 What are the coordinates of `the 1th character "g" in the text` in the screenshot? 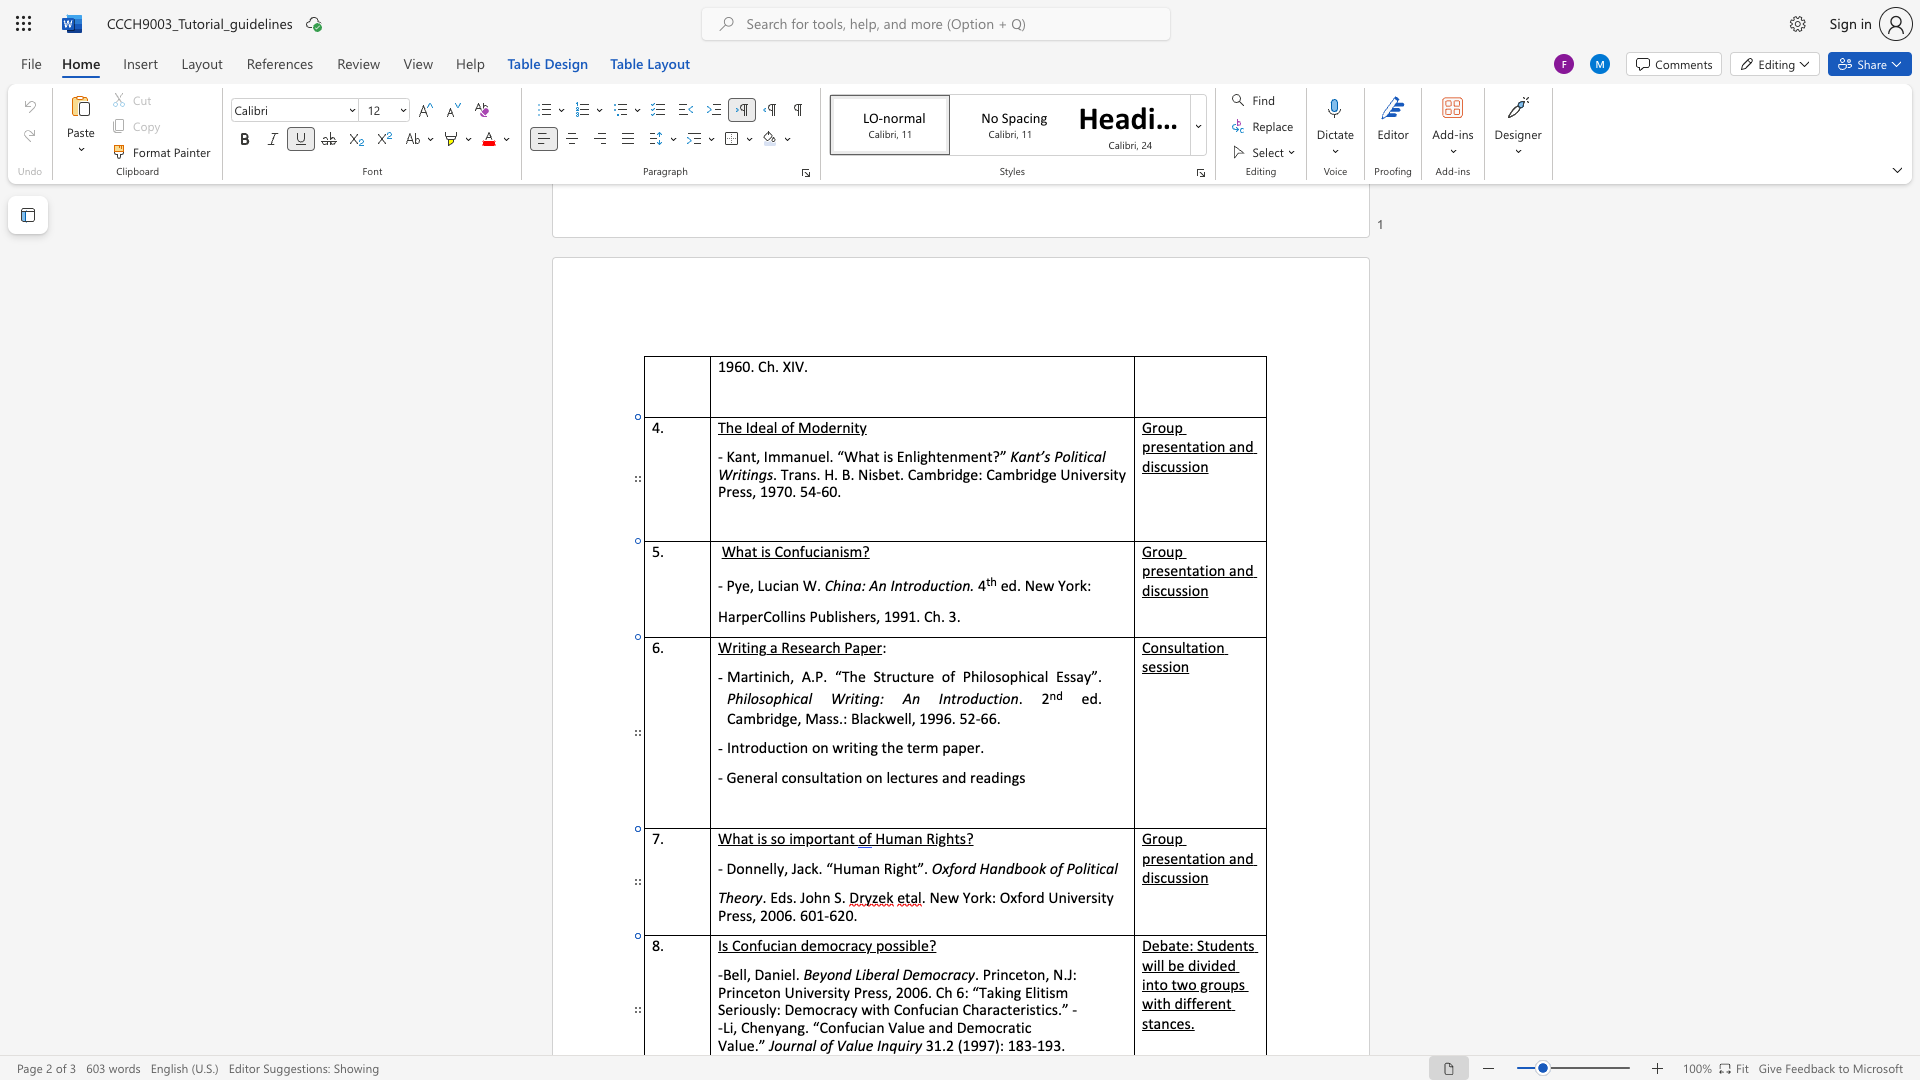 It's located at (801, 1027).